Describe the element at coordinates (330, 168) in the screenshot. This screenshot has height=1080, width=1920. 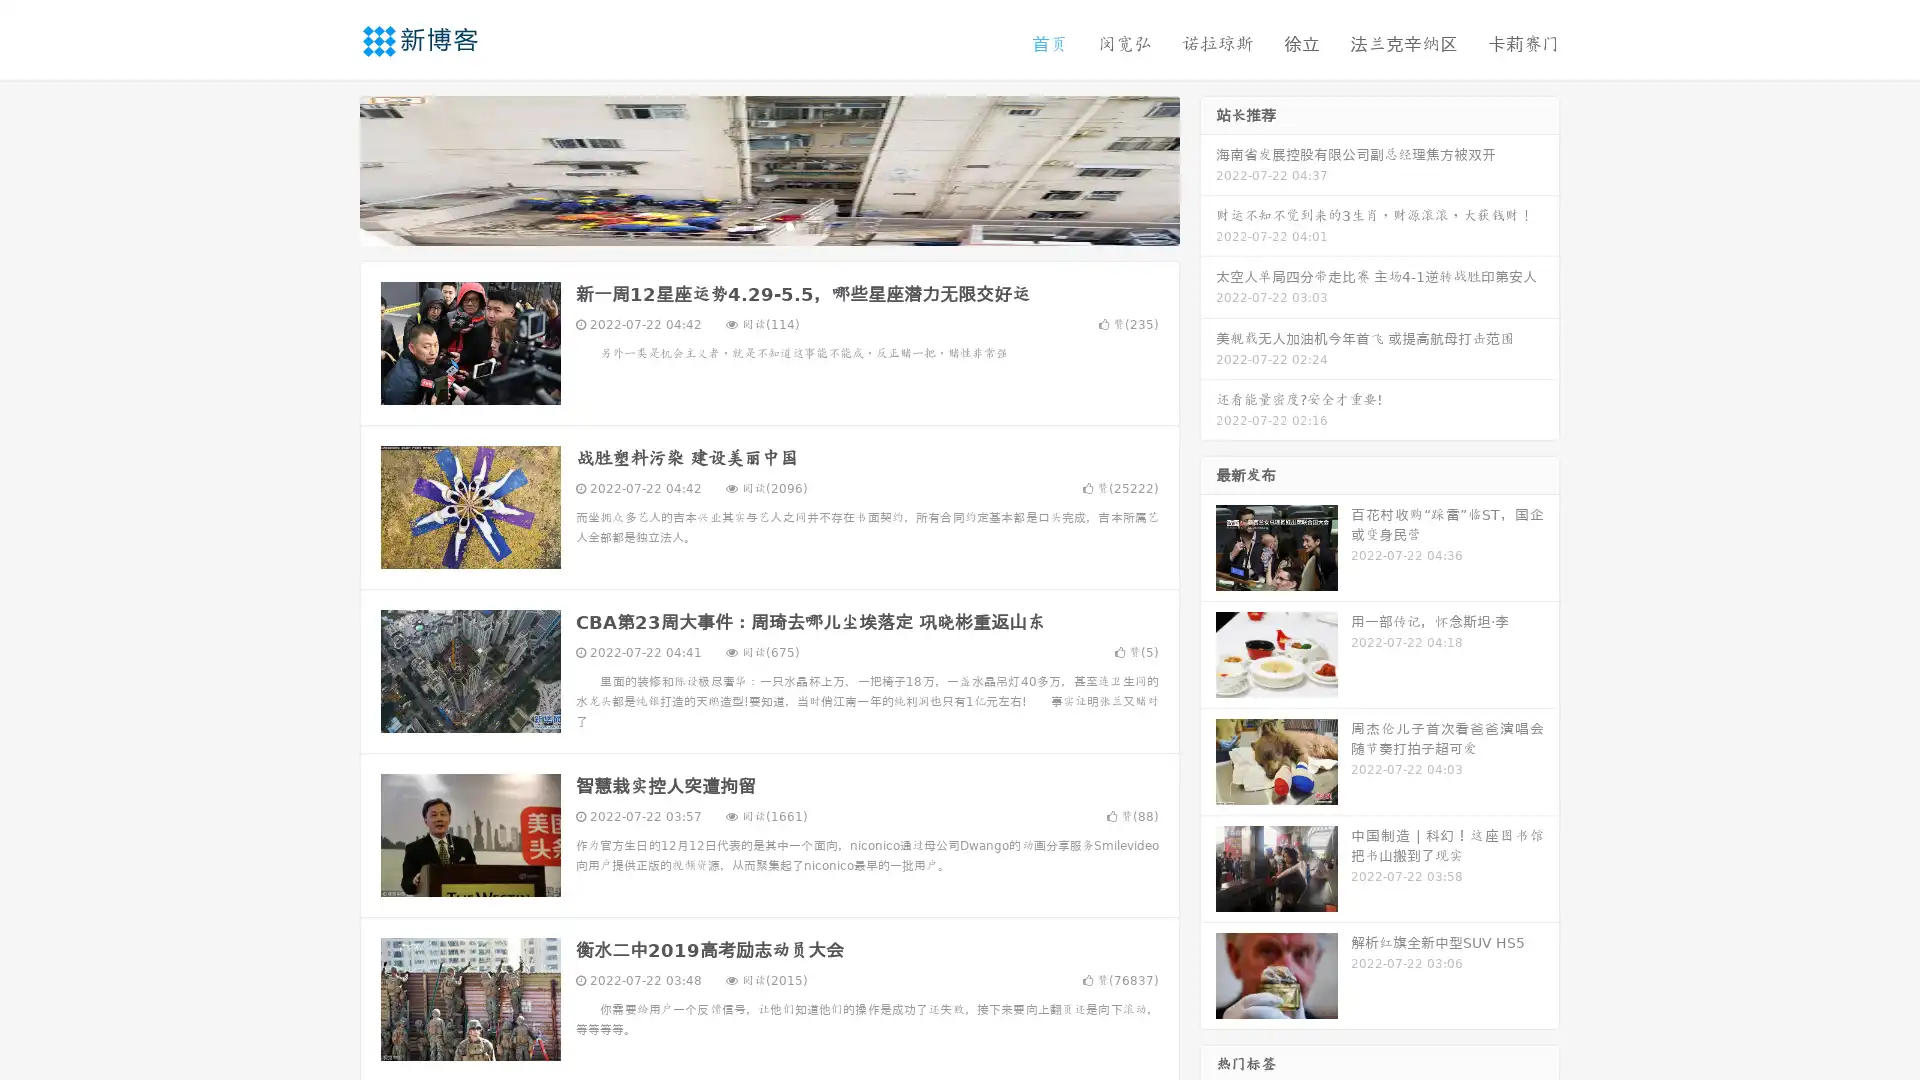
I see `Previous slide` at that location.